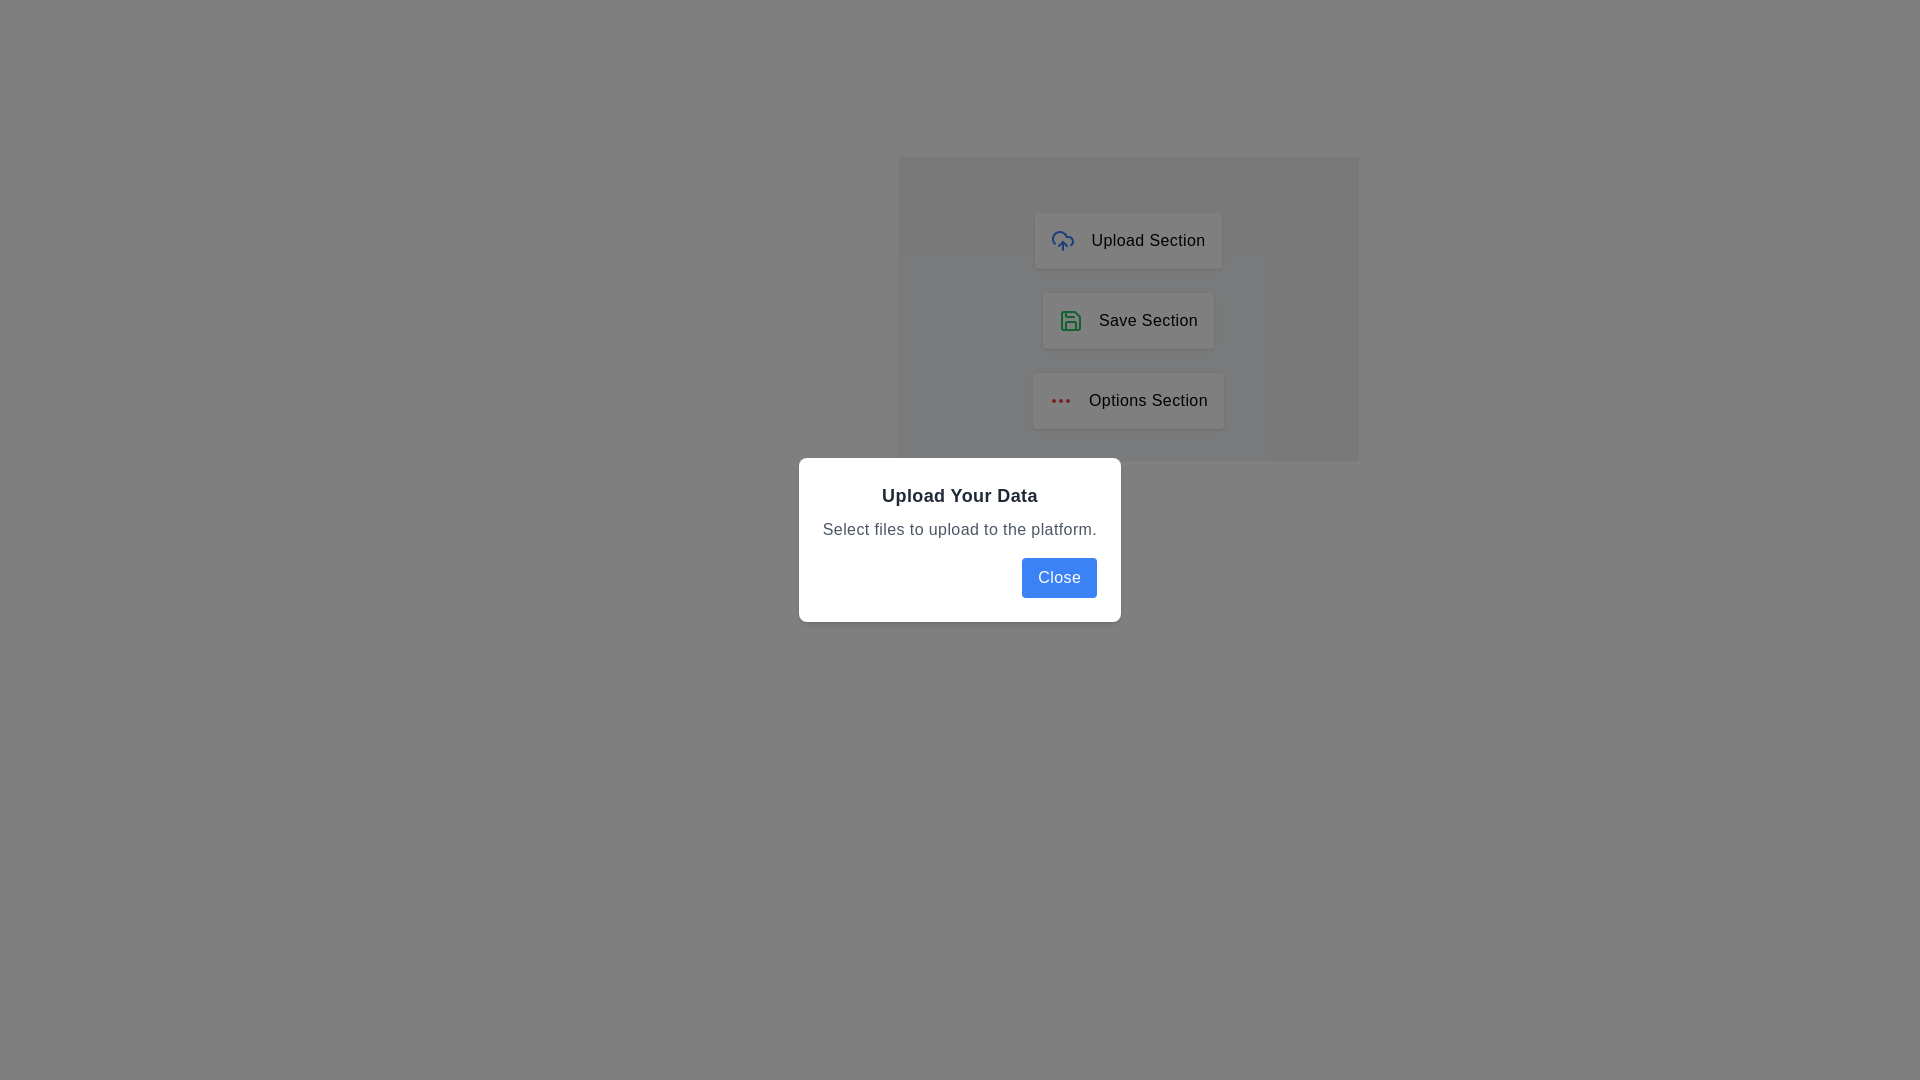 The height and width of the screenshot is (1080, 1920). Describe the element at coordinates (960, 495) in the screenshot. I see `the bold, large-sized text label reading 'Upload Your Data' located at the top-center of the white dialog box` at that location.